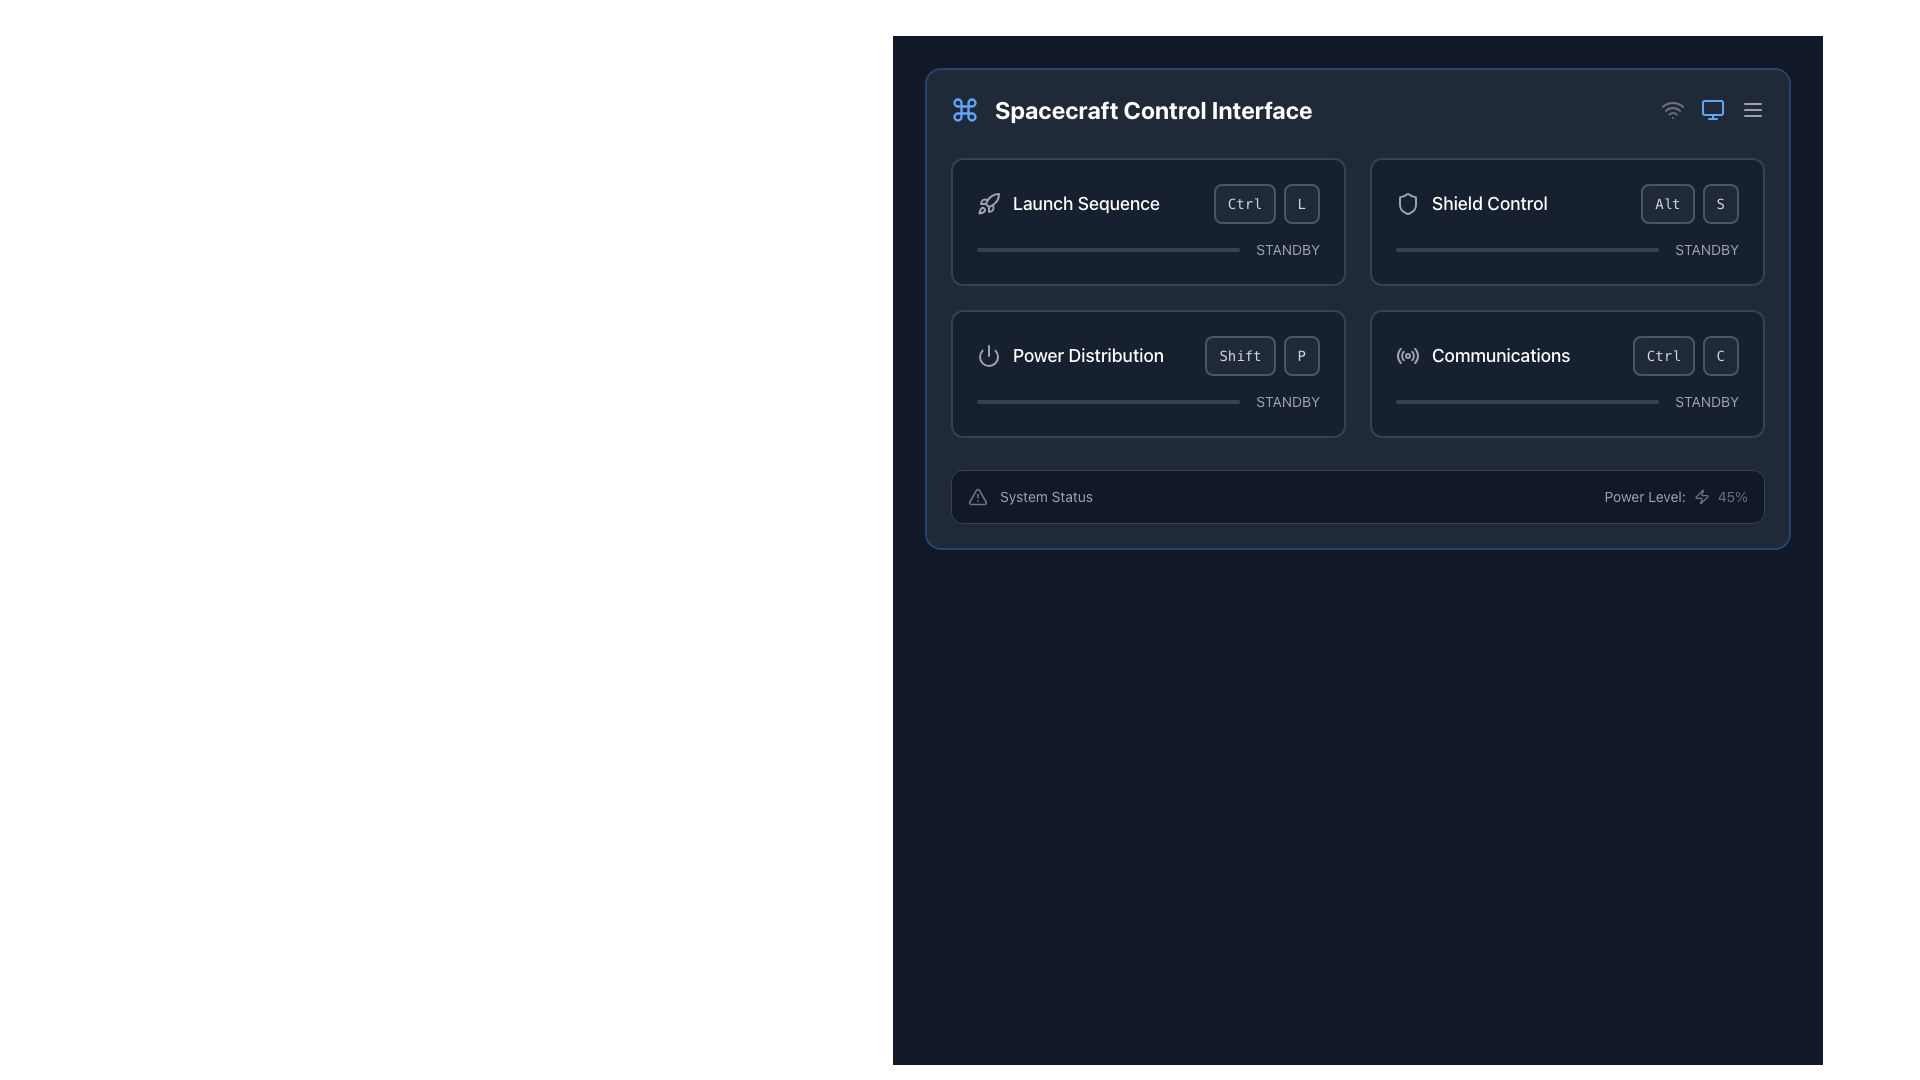  I want to click on the shield control, so click(1568, 249).